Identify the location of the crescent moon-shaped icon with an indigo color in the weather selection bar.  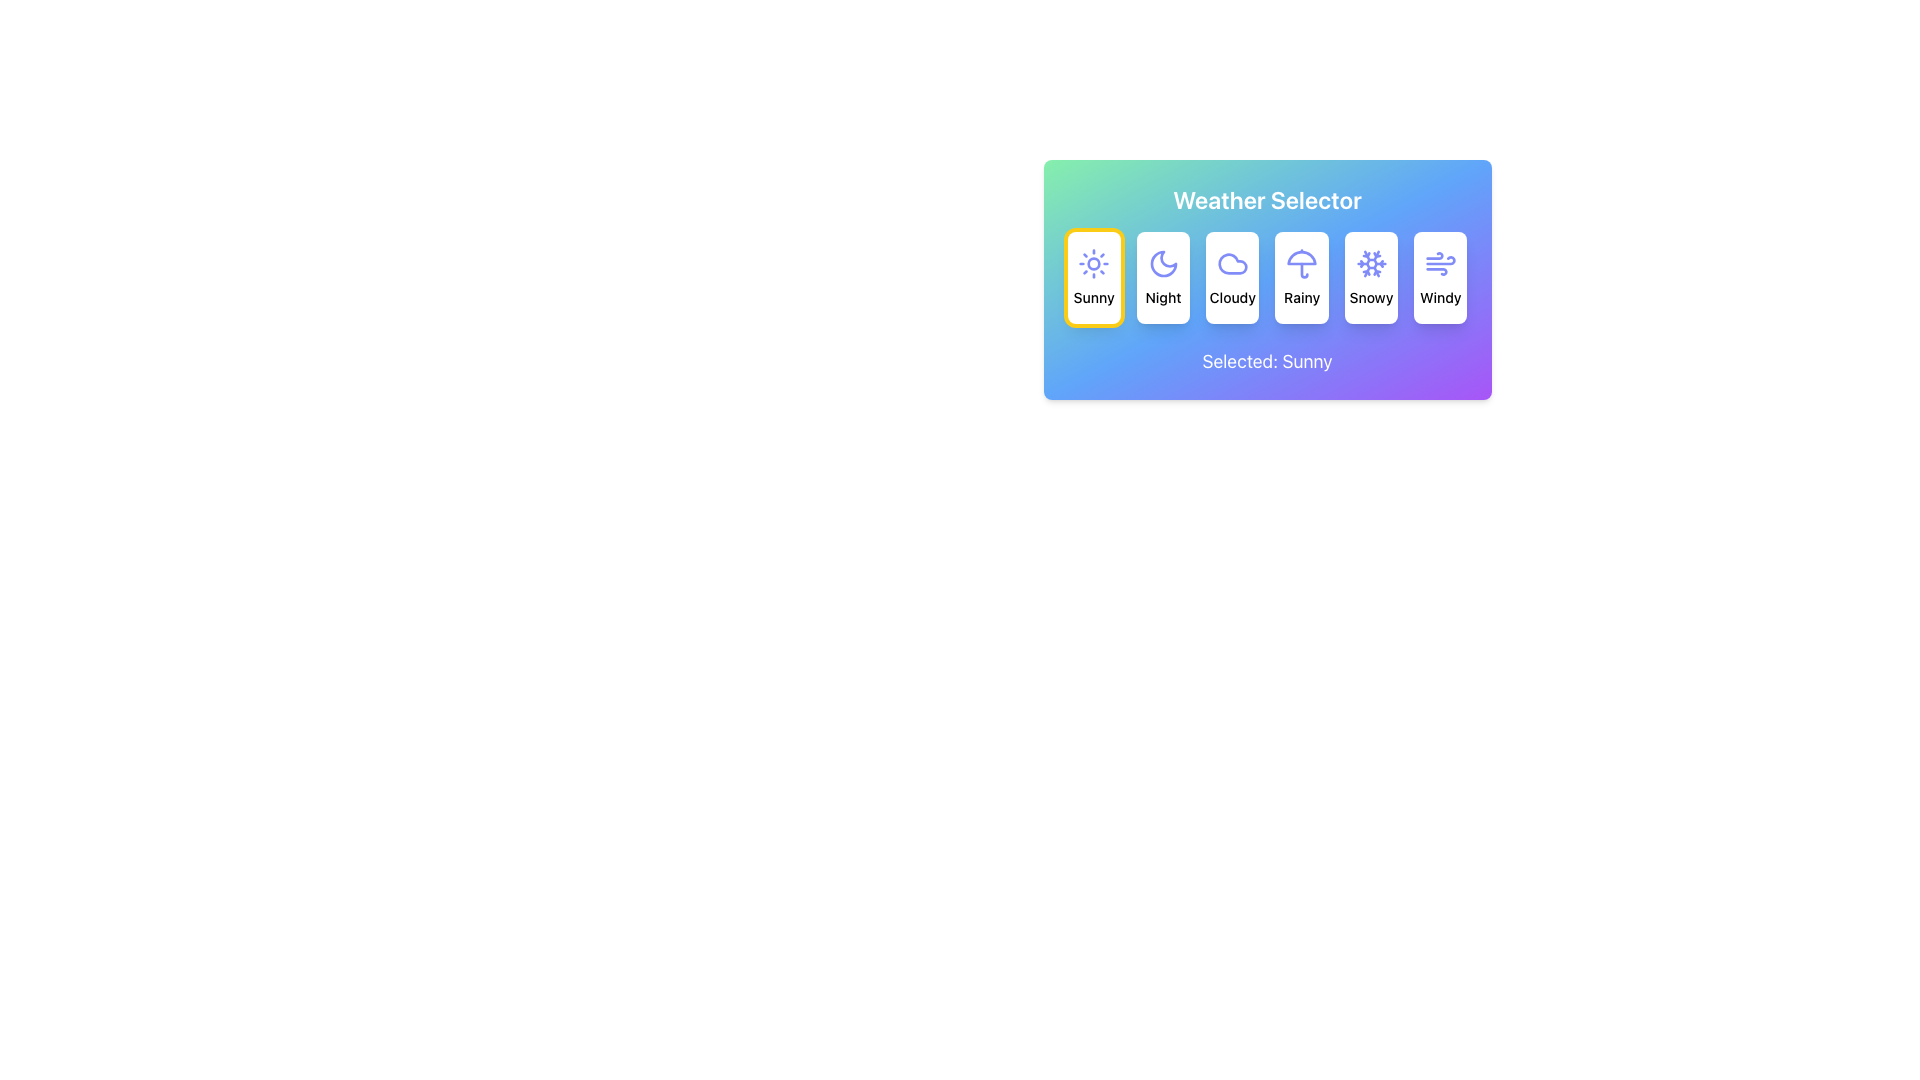
(1163, 262).